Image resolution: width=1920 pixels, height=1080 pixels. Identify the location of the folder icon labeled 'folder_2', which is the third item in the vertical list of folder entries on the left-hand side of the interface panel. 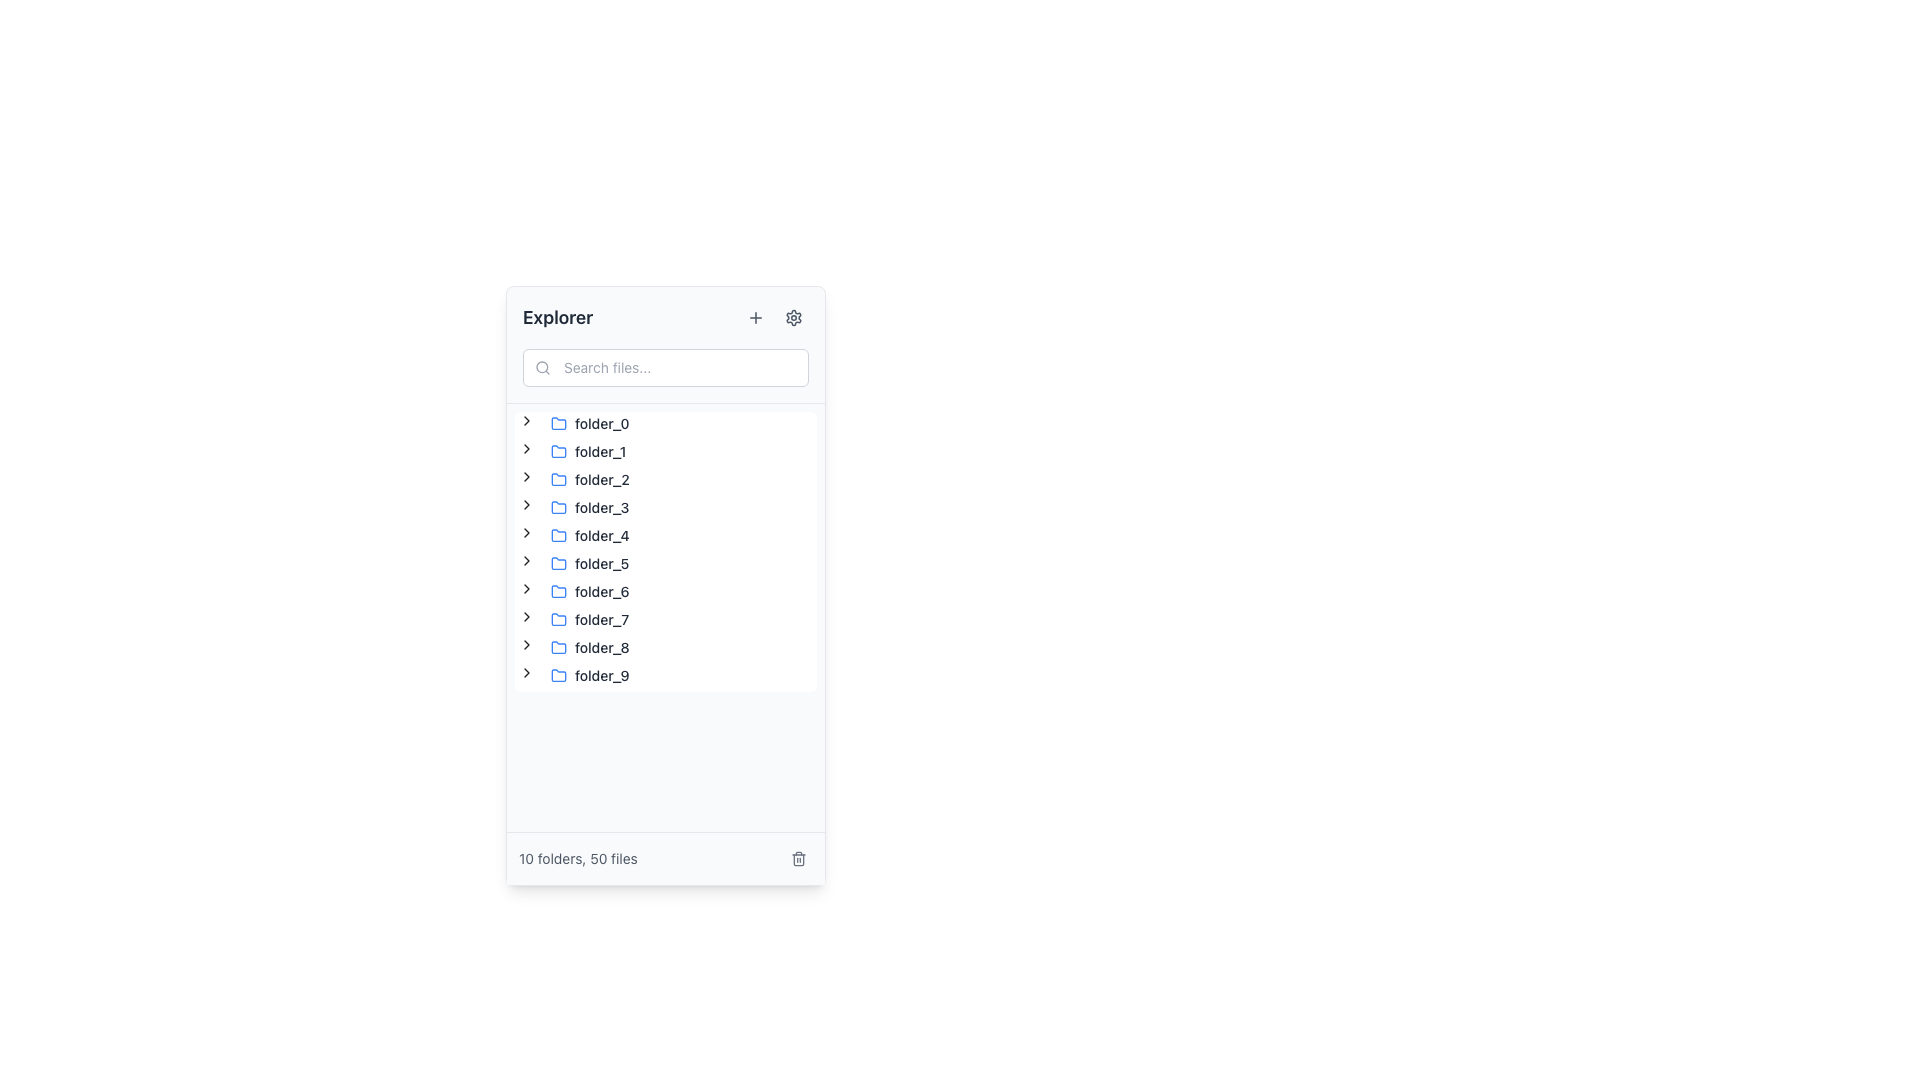
(558, 478).